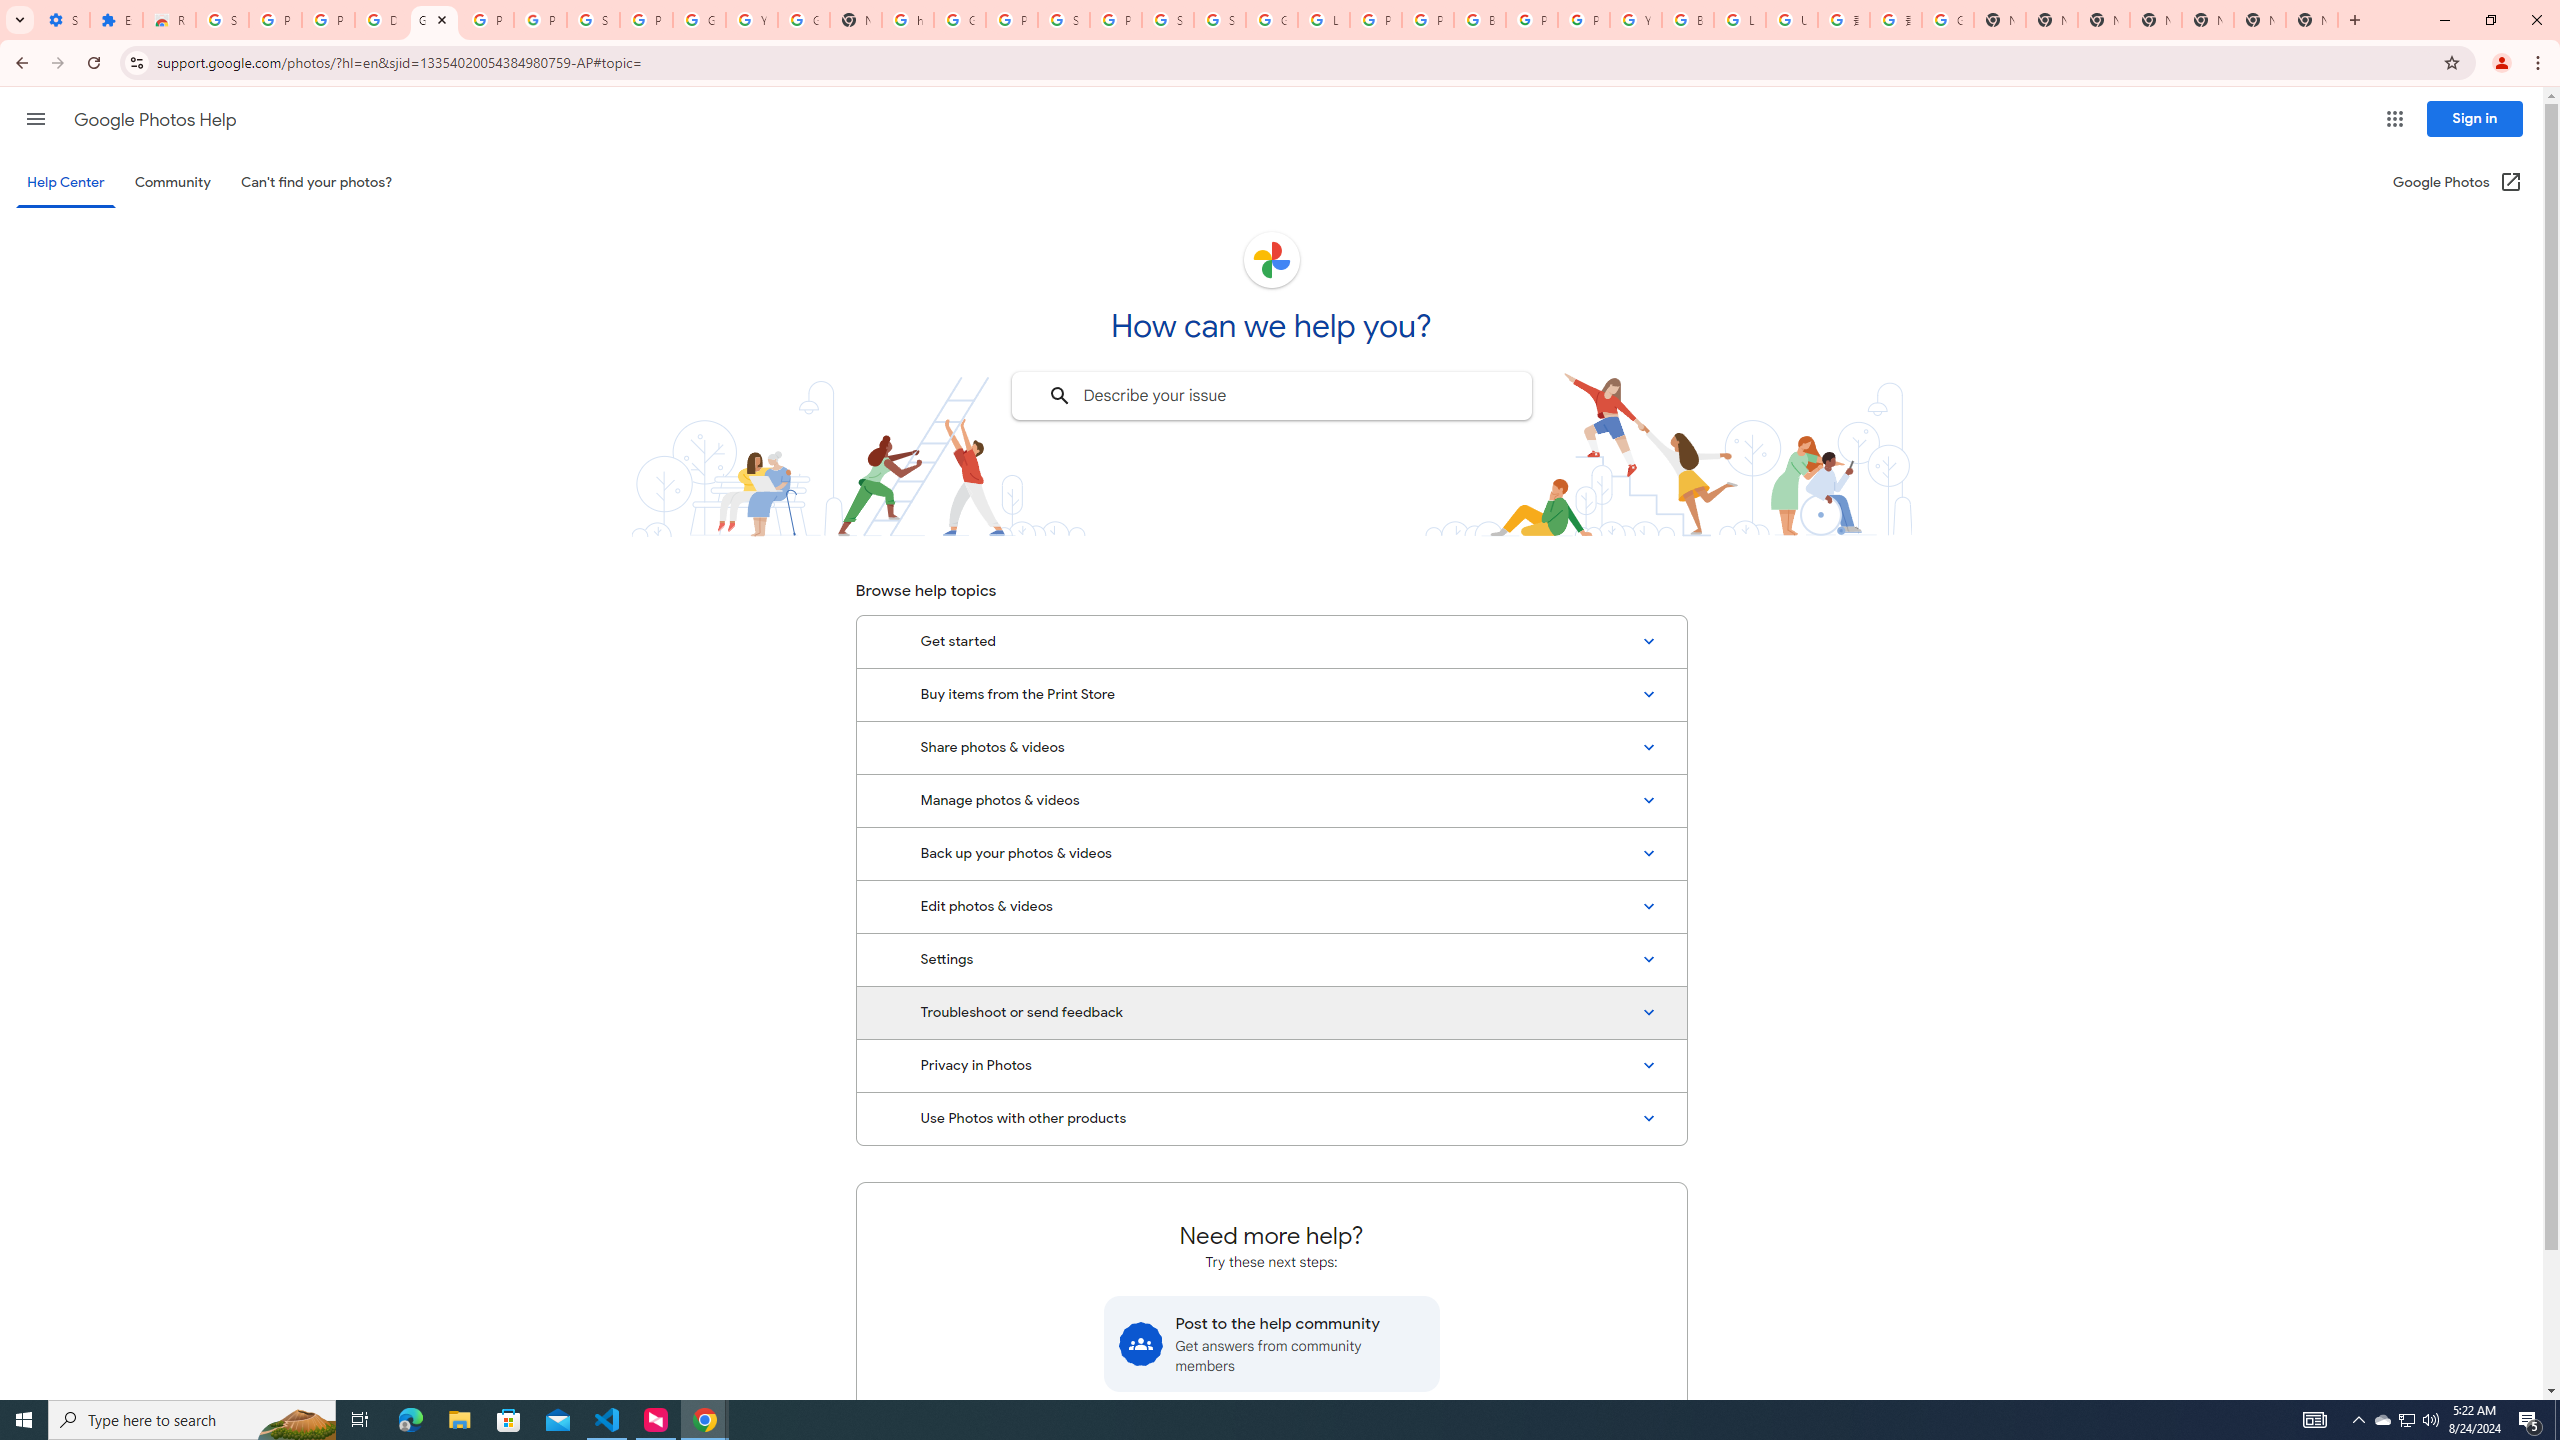  What do you see at coordinates (1057, 395) in the screenshot?
I see `'Search'` at bounding box center [1057, 395].